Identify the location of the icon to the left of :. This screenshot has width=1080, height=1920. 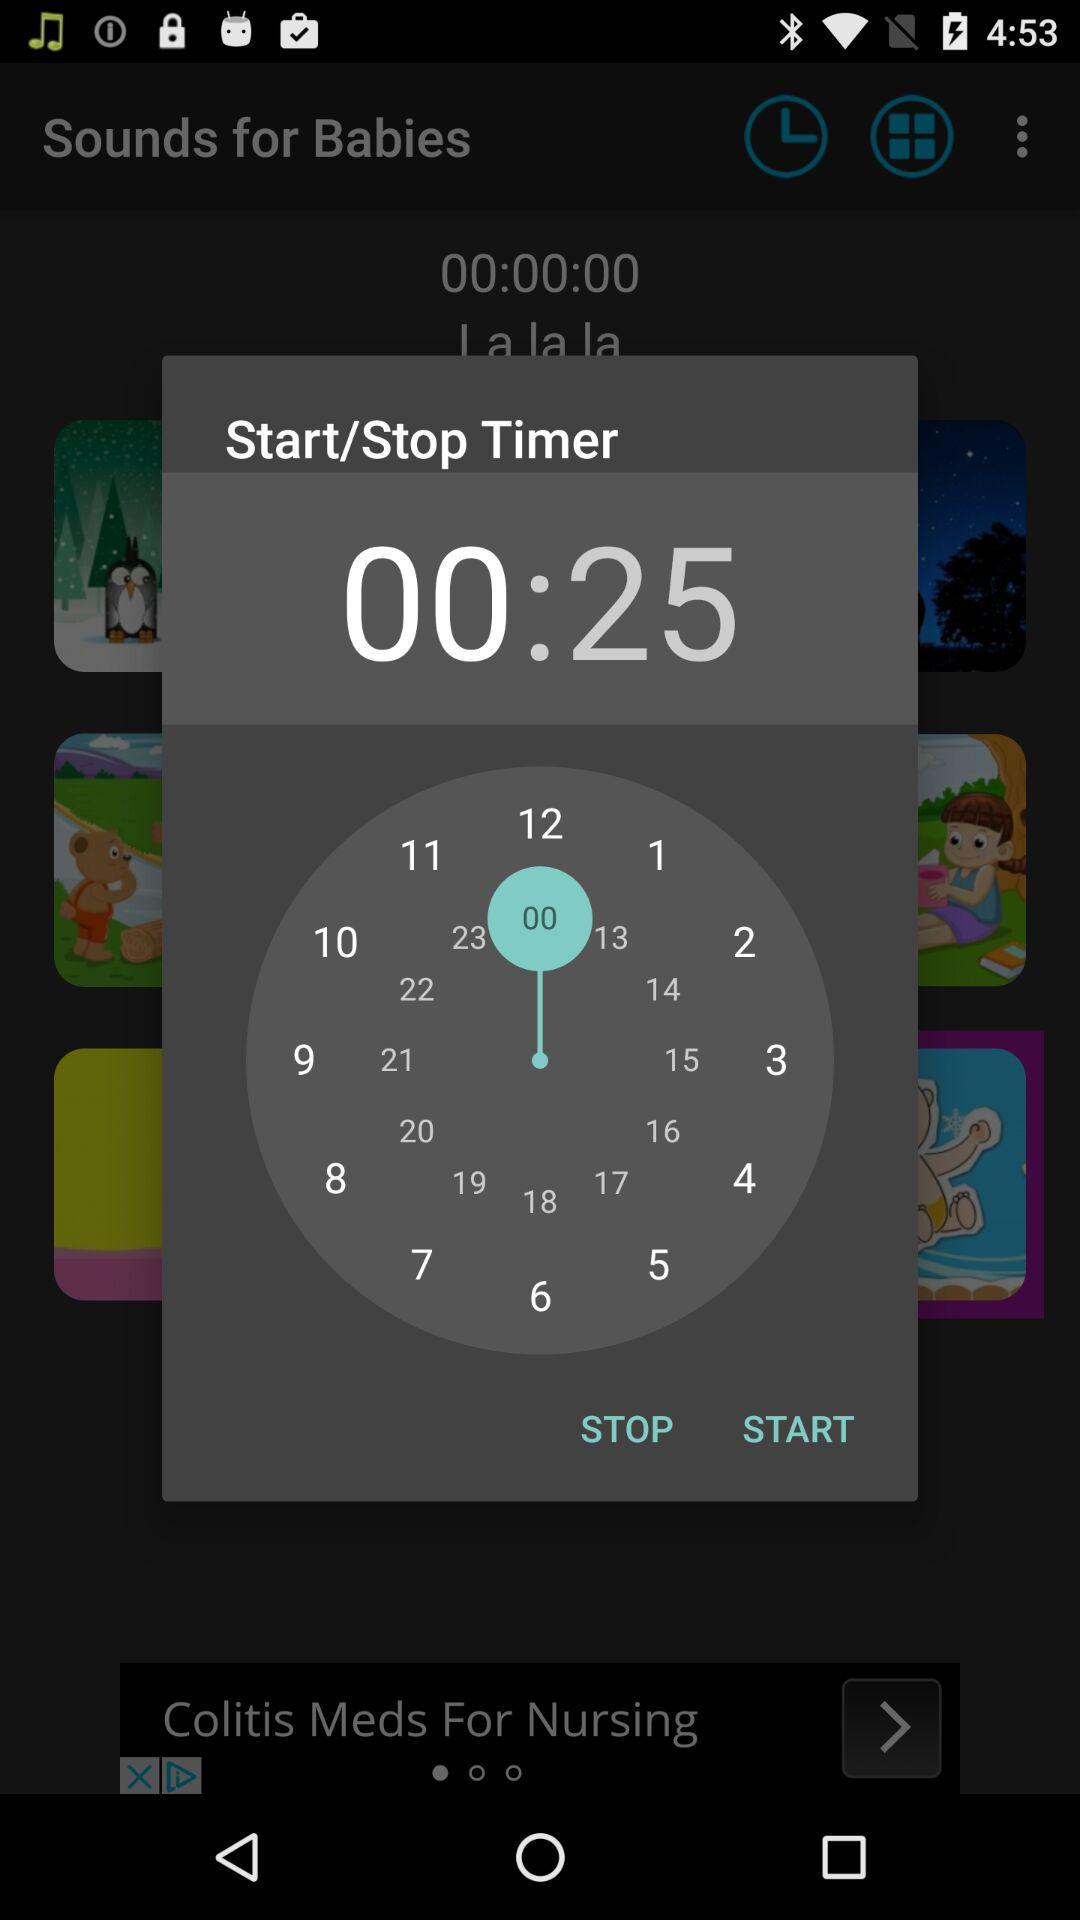
(425, 597).